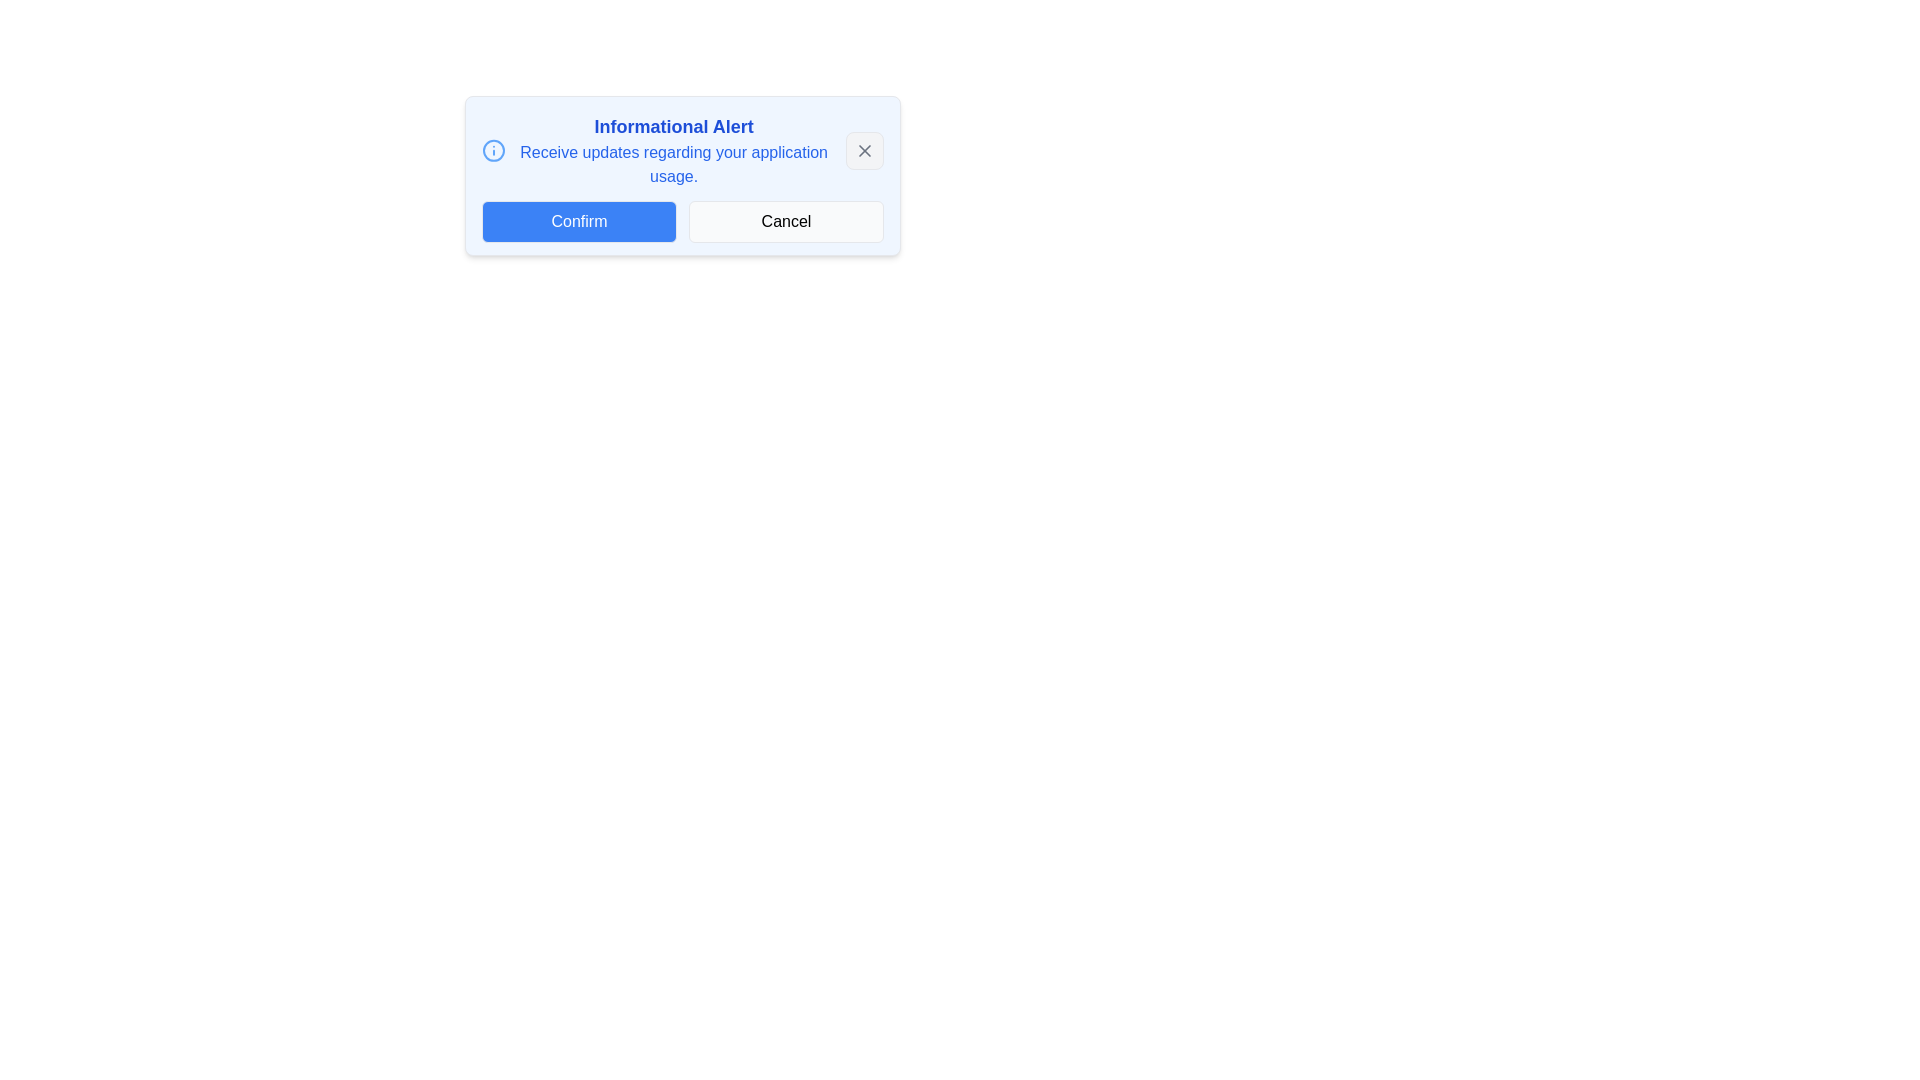  I want to click on the cancellation button, which is the second button in a horizontal layout next to the 'Confirm' button, to change its background style, so click(785, 222).